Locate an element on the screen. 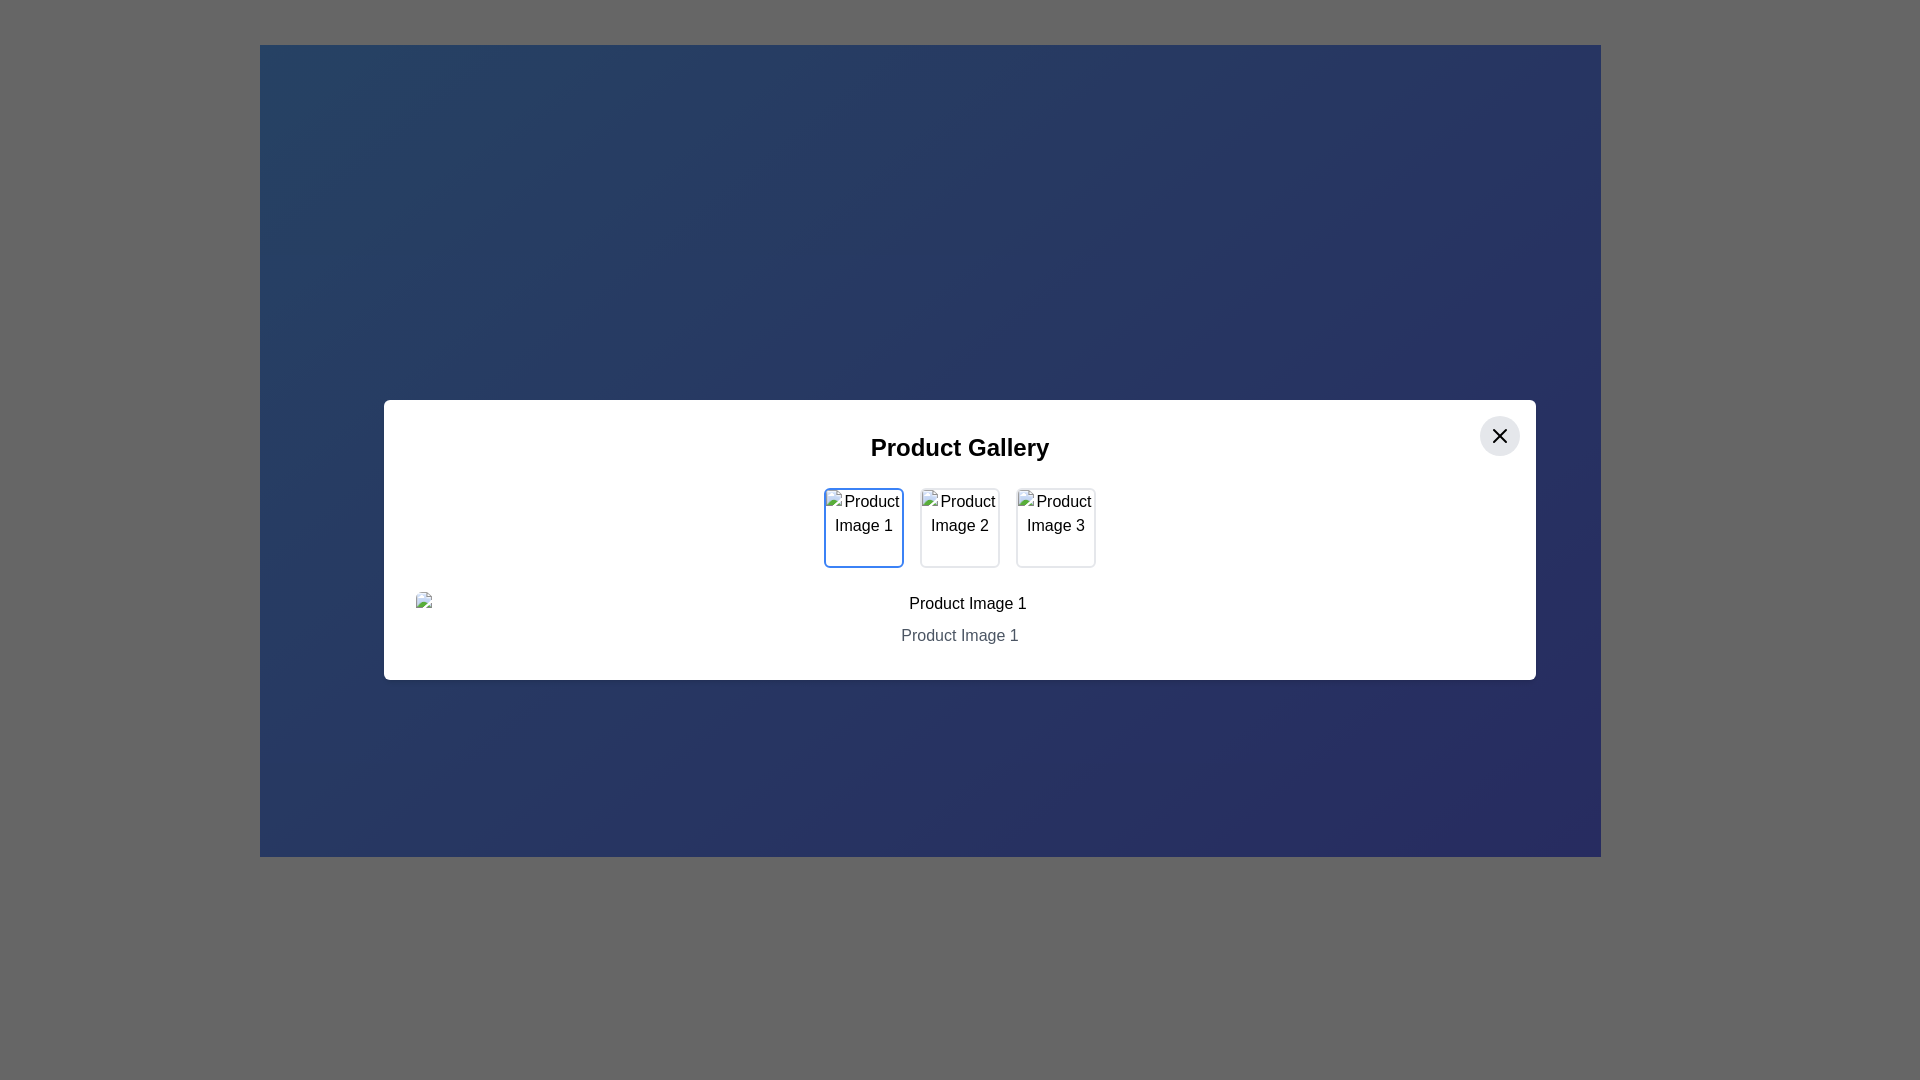 This screenshot has height=1080, width=1920. the close icon located in the top-right corner of the white card displaying the product gallery is located at coordinates (1499, 434).